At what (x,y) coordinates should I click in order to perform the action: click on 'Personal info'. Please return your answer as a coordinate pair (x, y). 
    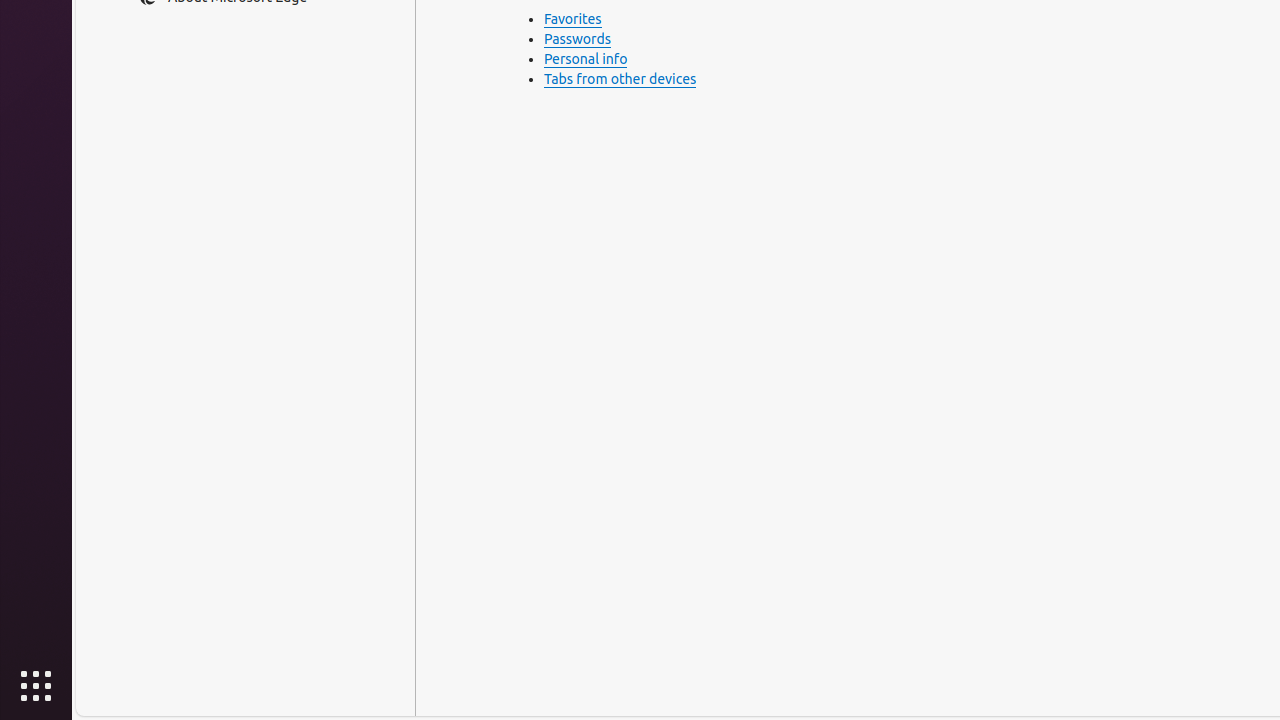
    Looking at the image, I should click on (584, 58).